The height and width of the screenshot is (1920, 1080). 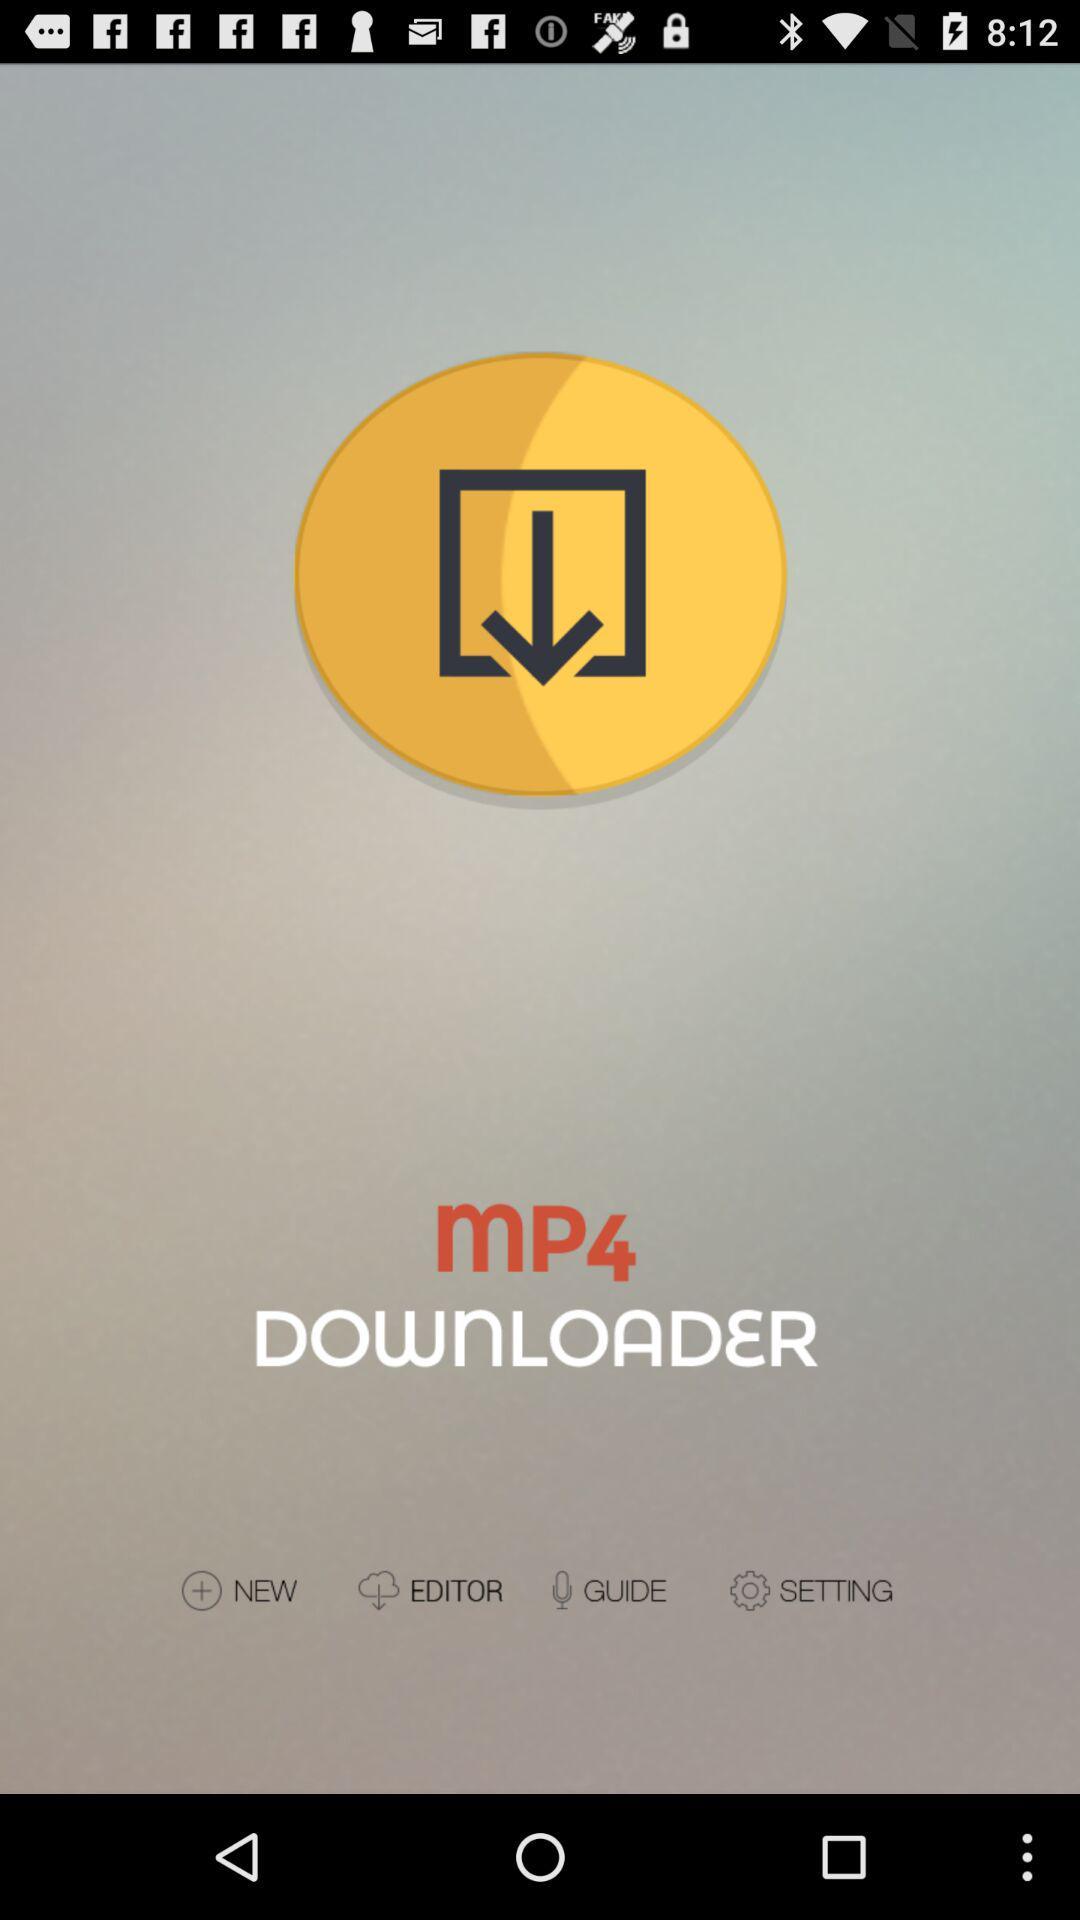 What do you see at coordinates (259, 1589) in the screenshot?
I see `new update` at bounding box center [259, 1589].